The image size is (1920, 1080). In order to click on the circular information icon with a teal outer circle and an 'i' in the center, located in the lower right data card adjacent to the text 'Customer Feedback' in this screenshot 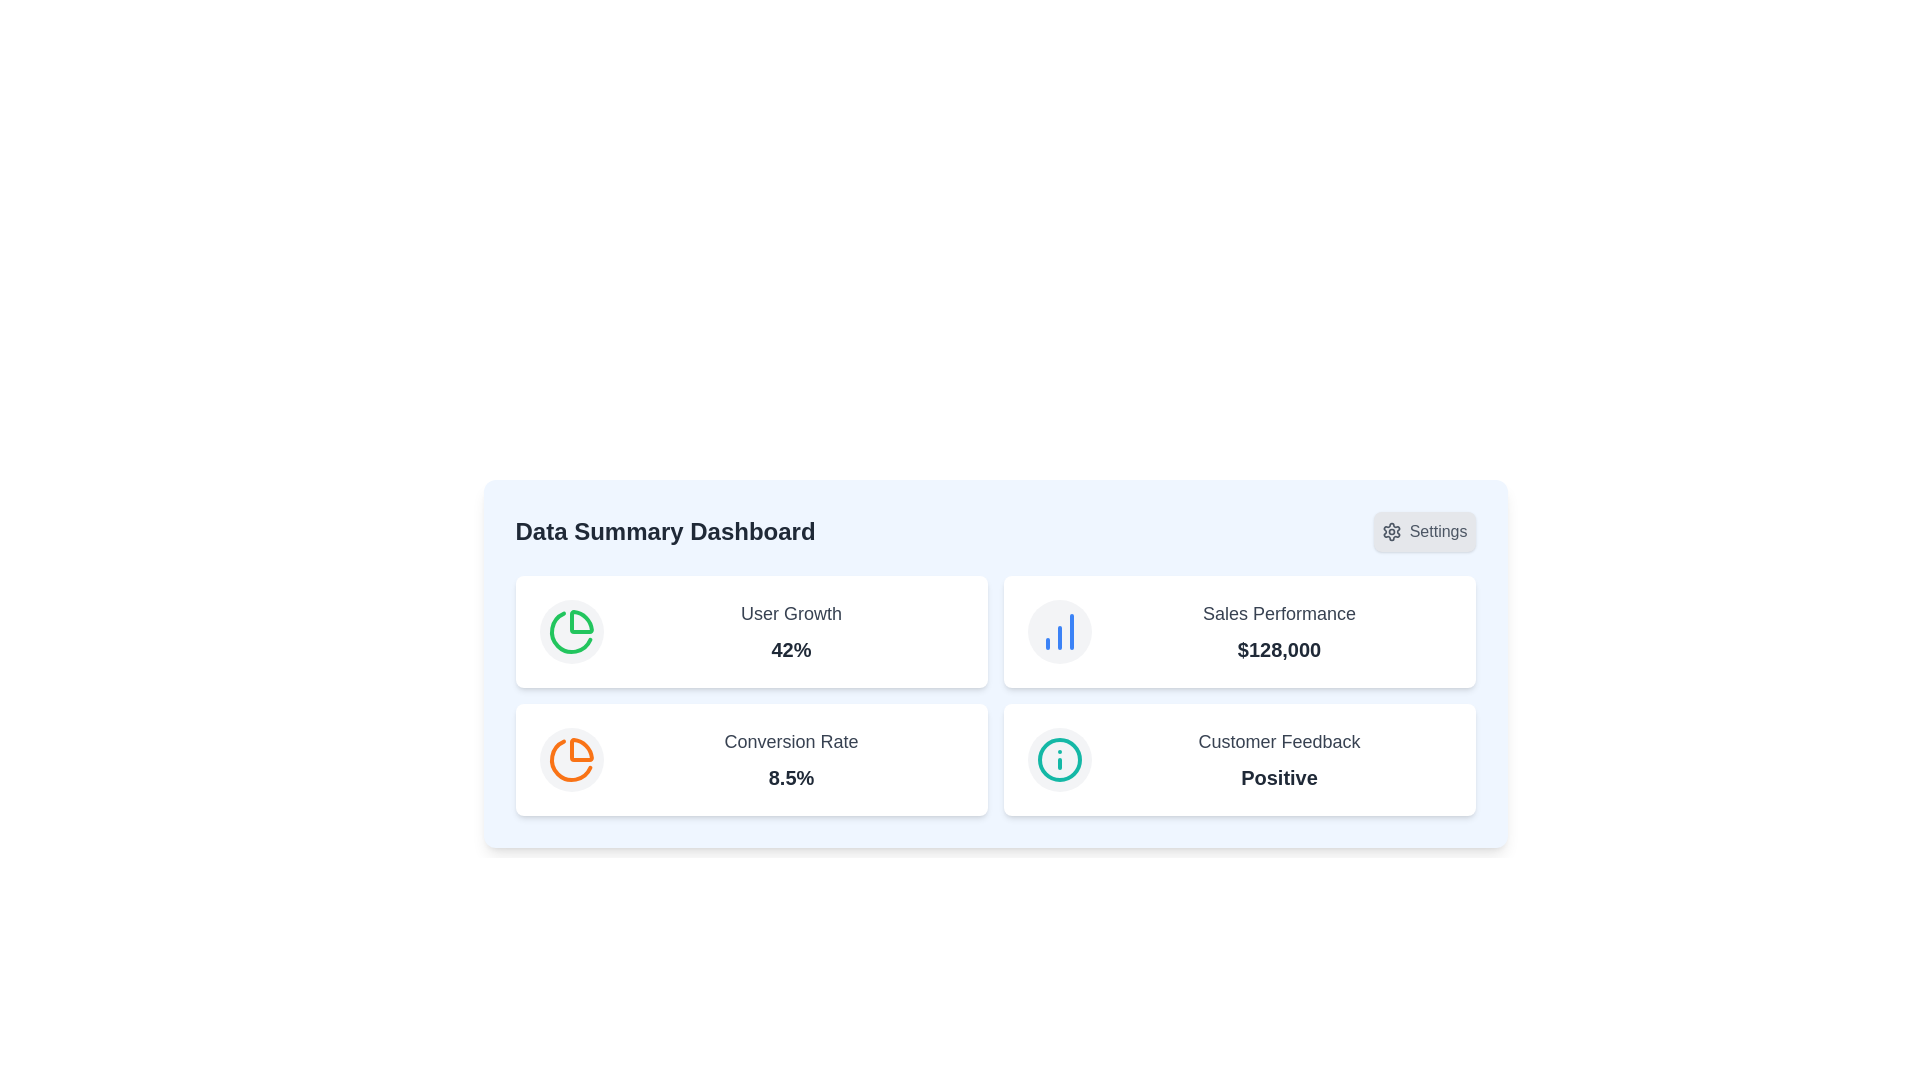, I will do `click(1058, 759)`.